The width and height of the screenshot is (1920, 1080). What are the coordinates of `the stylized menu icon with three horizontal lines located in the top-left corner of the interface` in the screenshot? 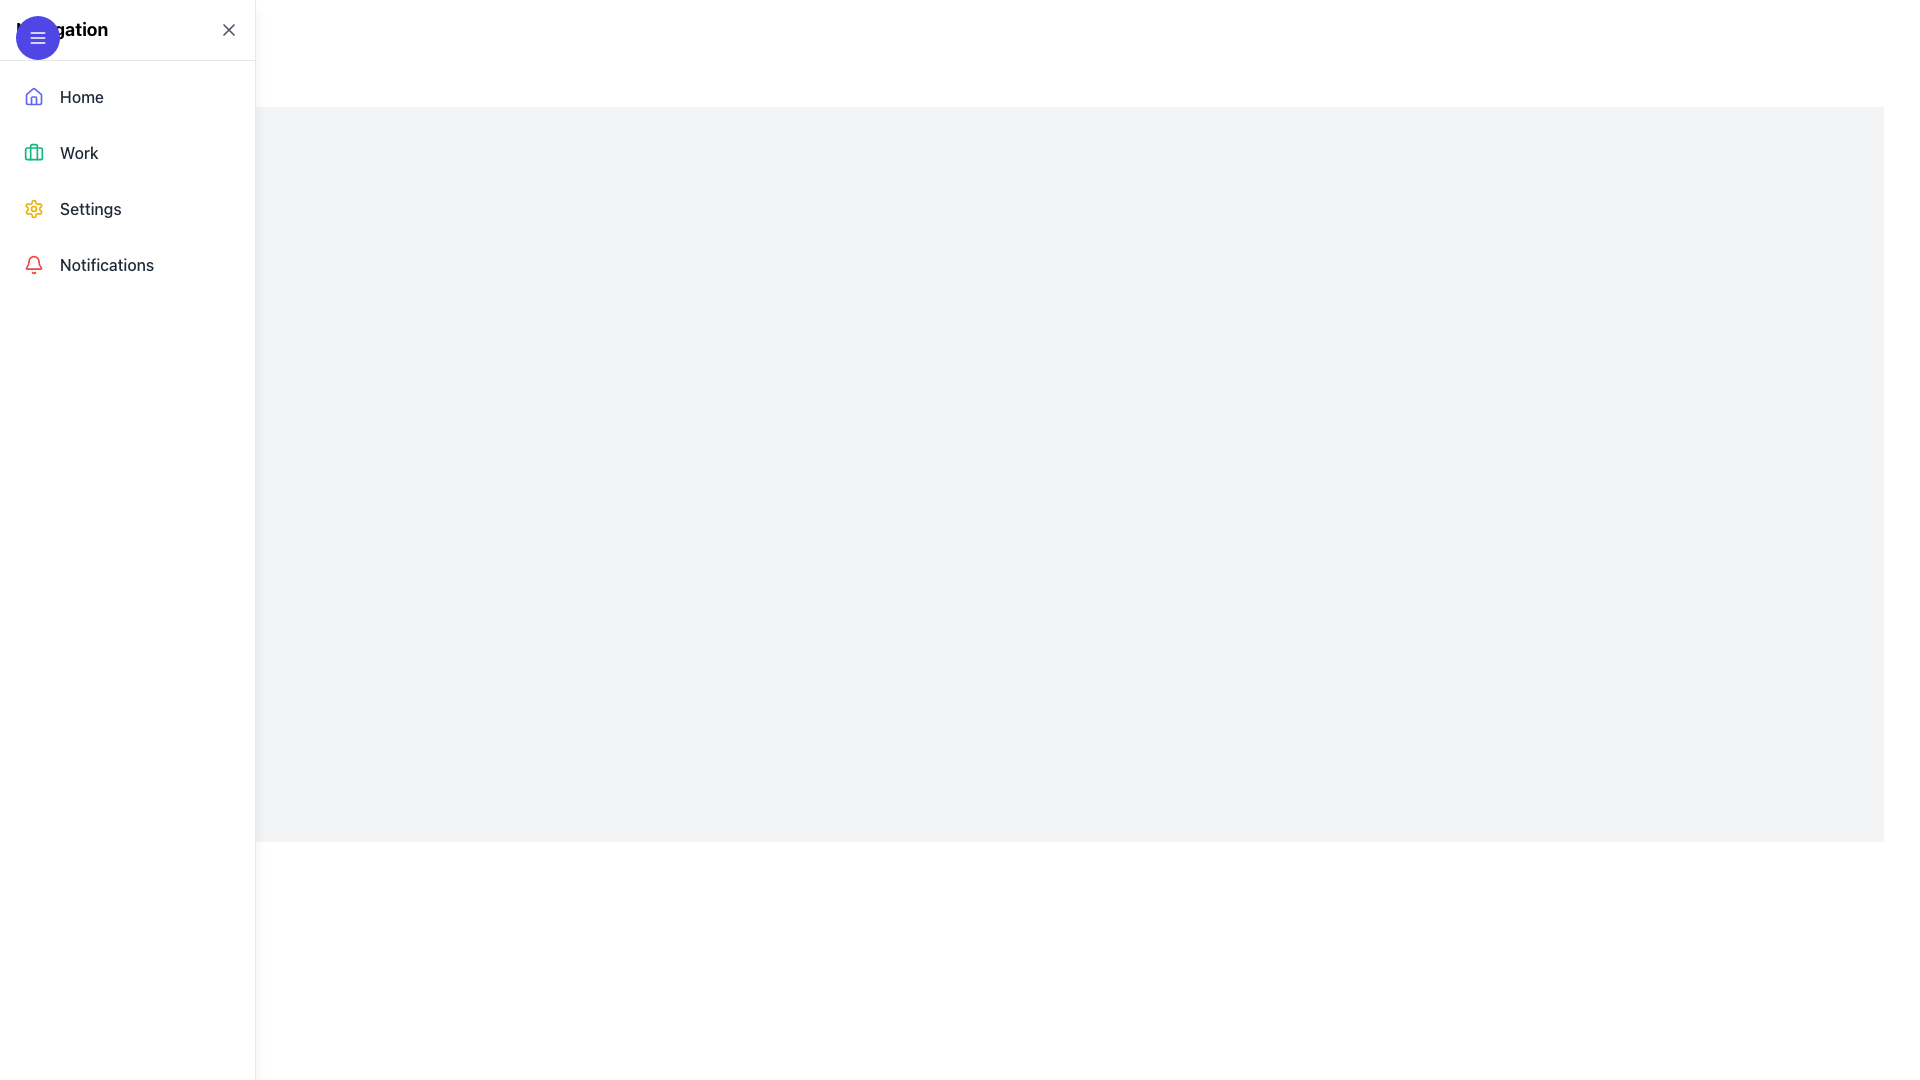 It's located at (38, 38).